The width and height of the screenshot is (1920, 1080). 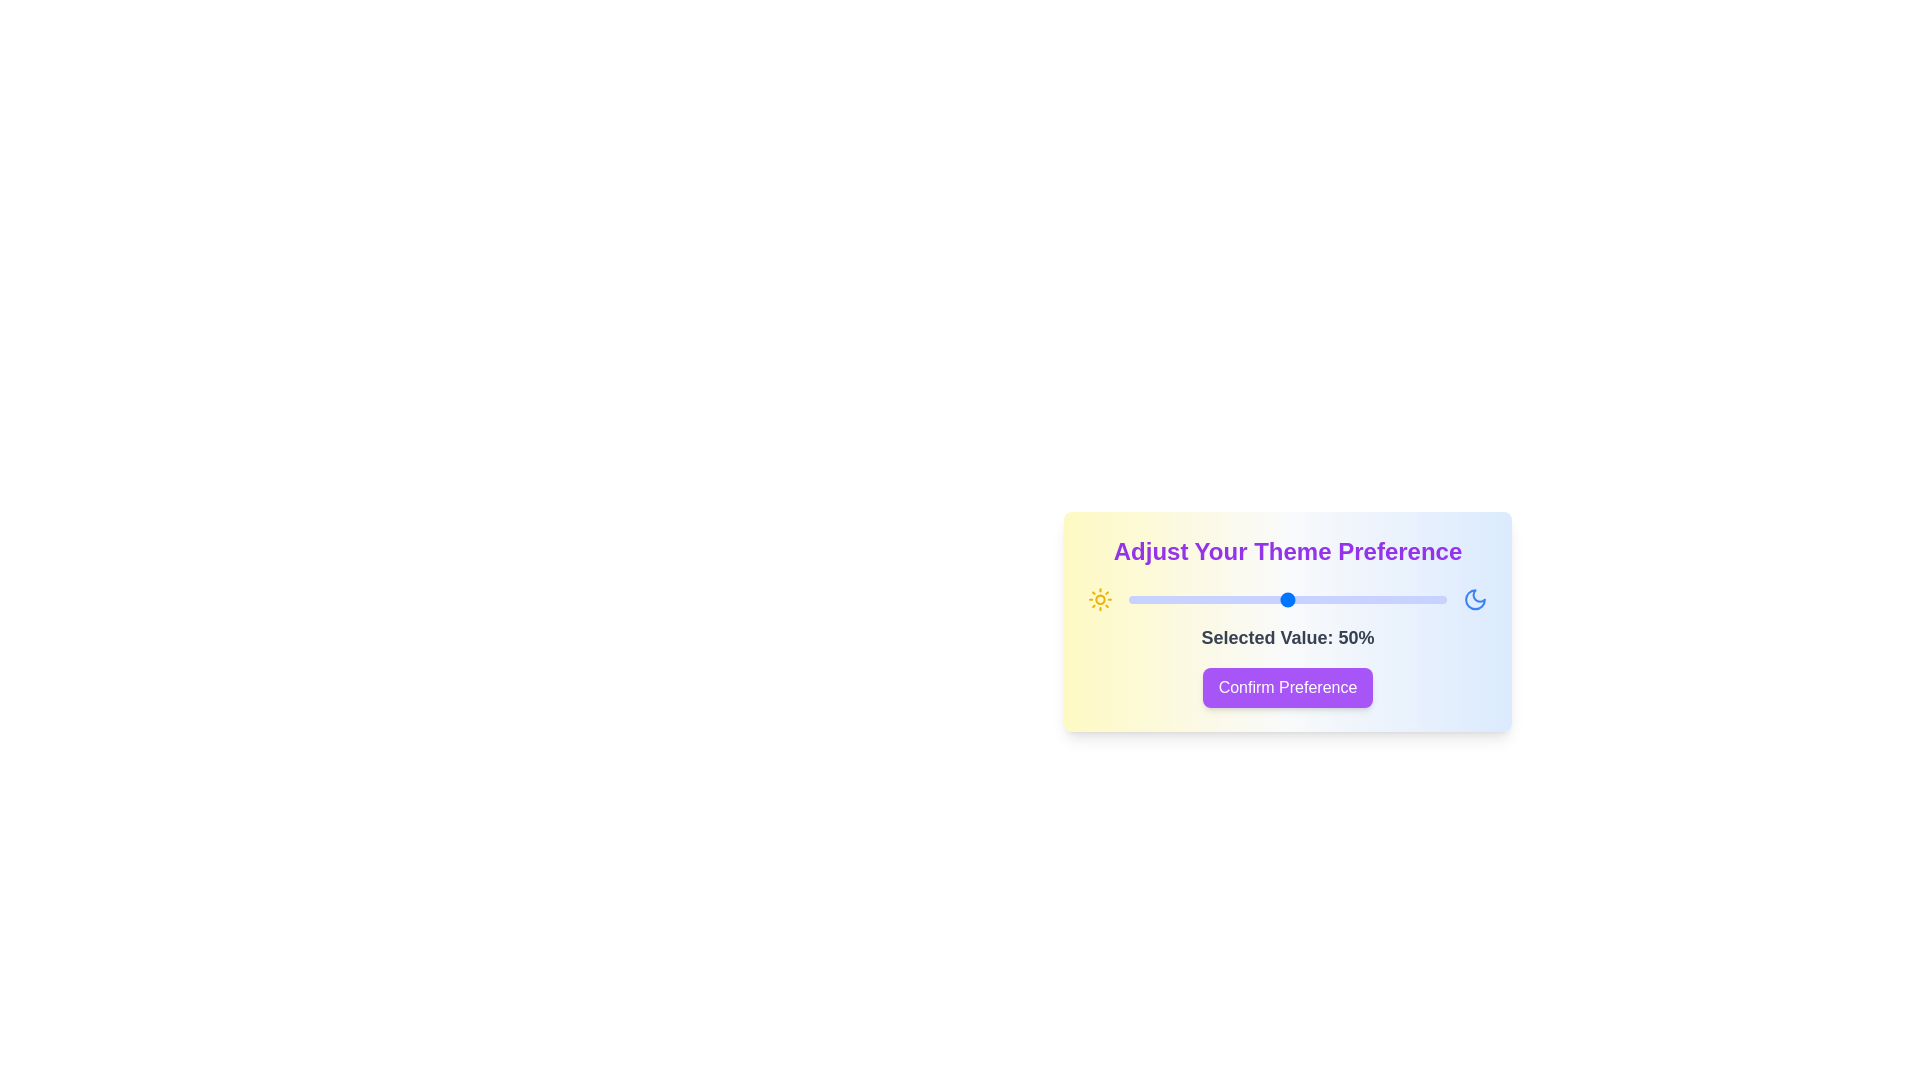 What do you see at coordinates (1167, 599) in the screenshot?
I see `the theme slider` at bounding box center [1167, 599].